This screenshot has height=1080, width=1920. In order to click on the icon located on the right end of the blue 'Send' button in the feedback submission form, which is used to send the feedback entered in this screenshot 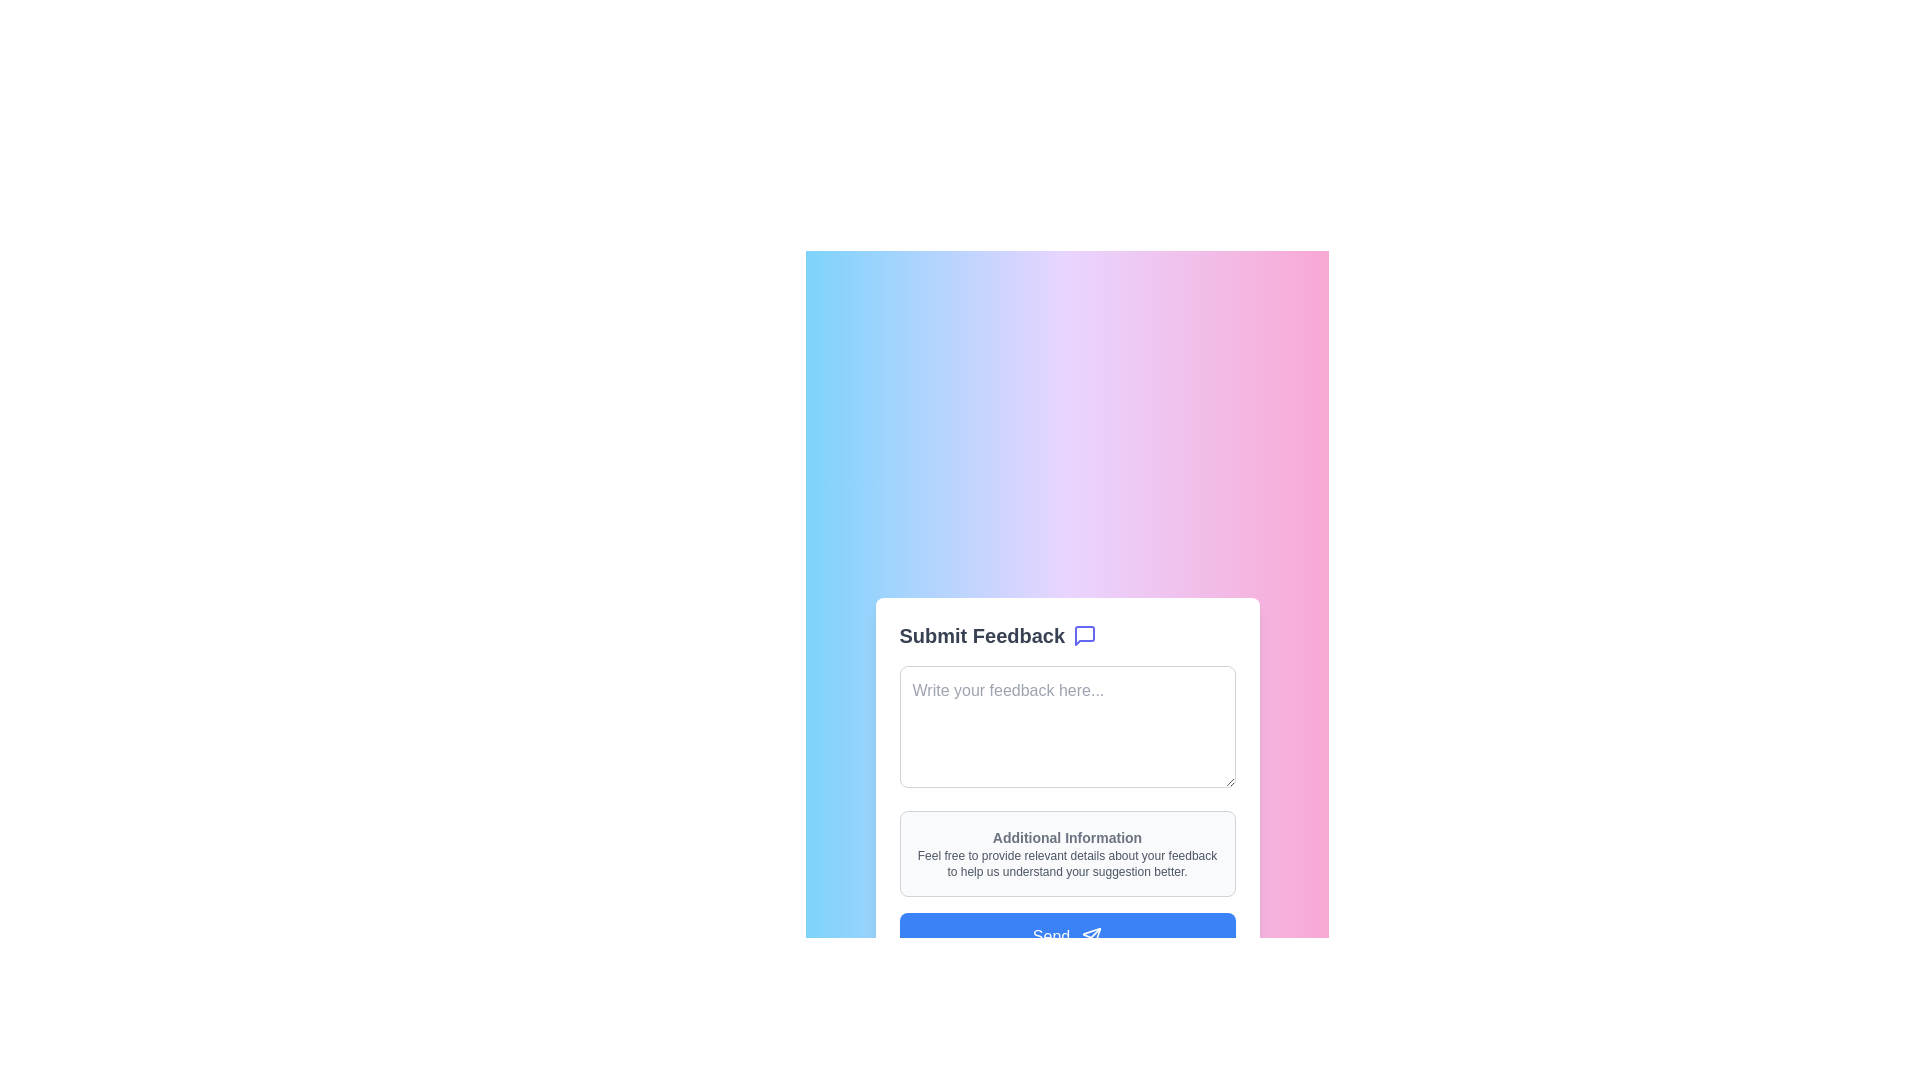, I will do `click(1091, 936)`.